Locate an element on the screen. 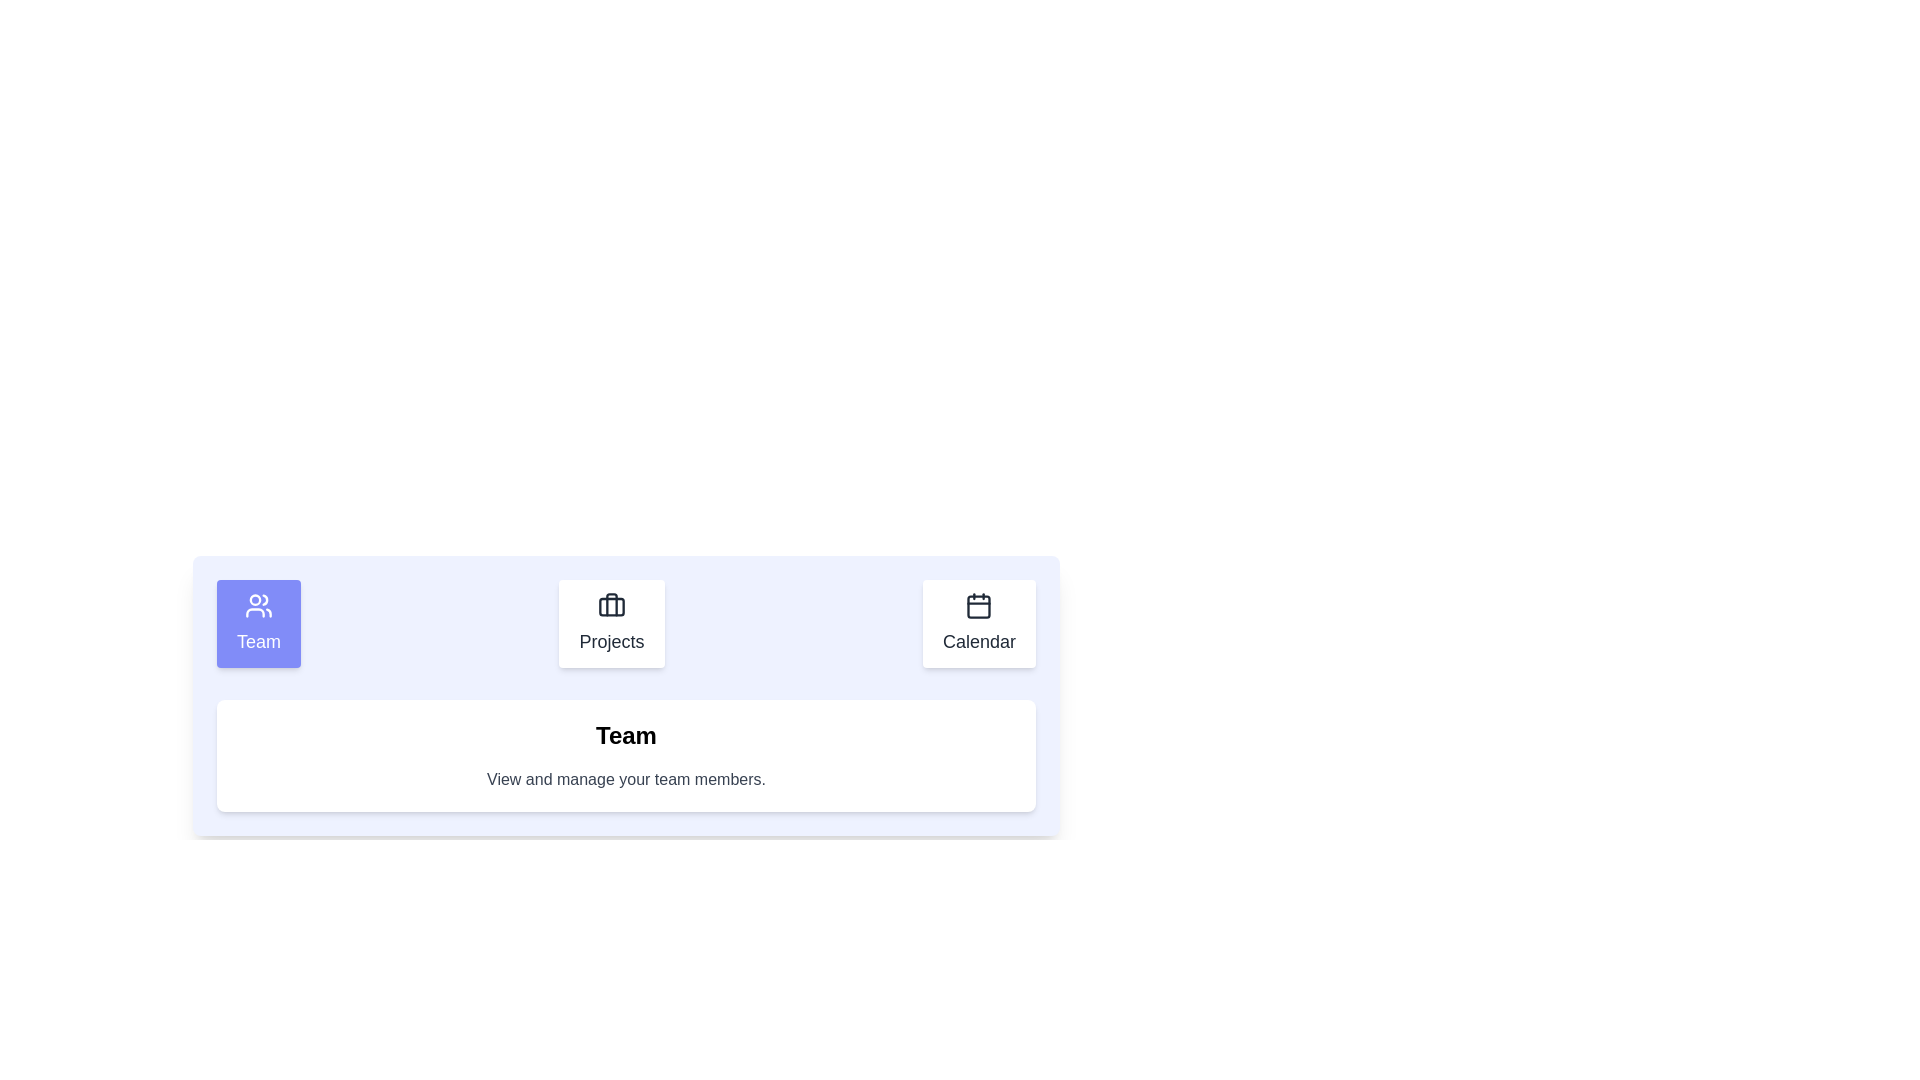 This screenshot has height=1080, width=1920. the Team tab to observe its hover effect is located at coordinates (258, 623).